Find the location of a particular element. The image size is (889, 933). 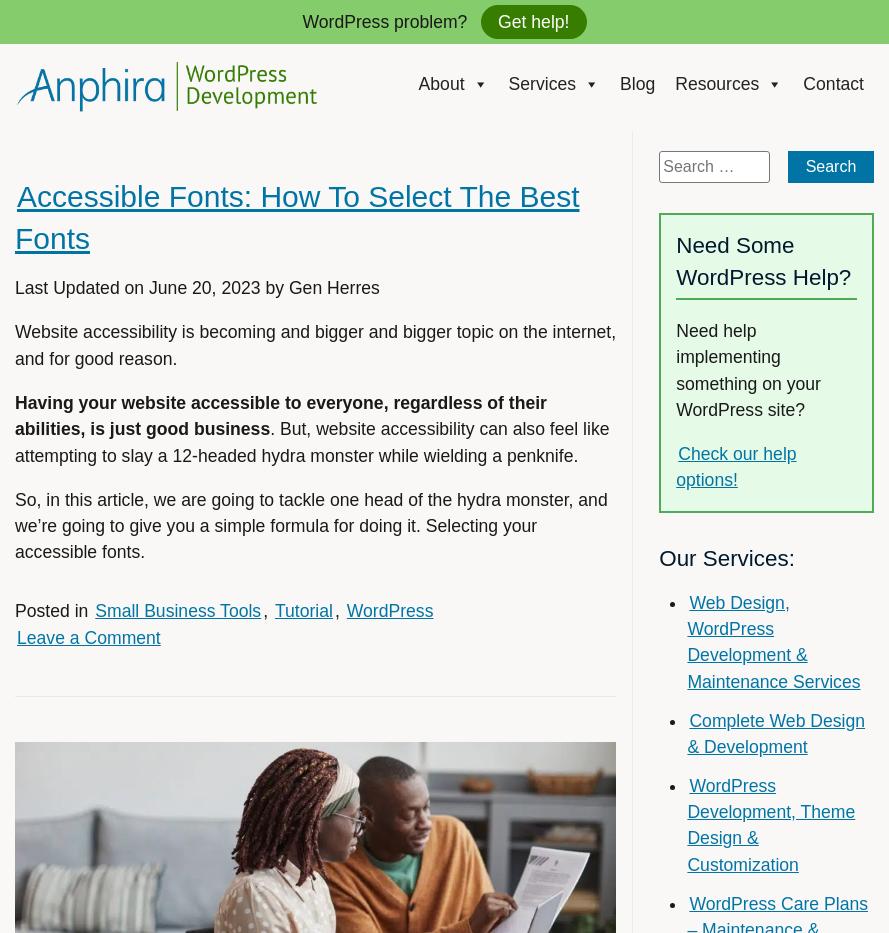

'WordPress Development, Theme Design & Customization' is located at coordinates (771, 824).